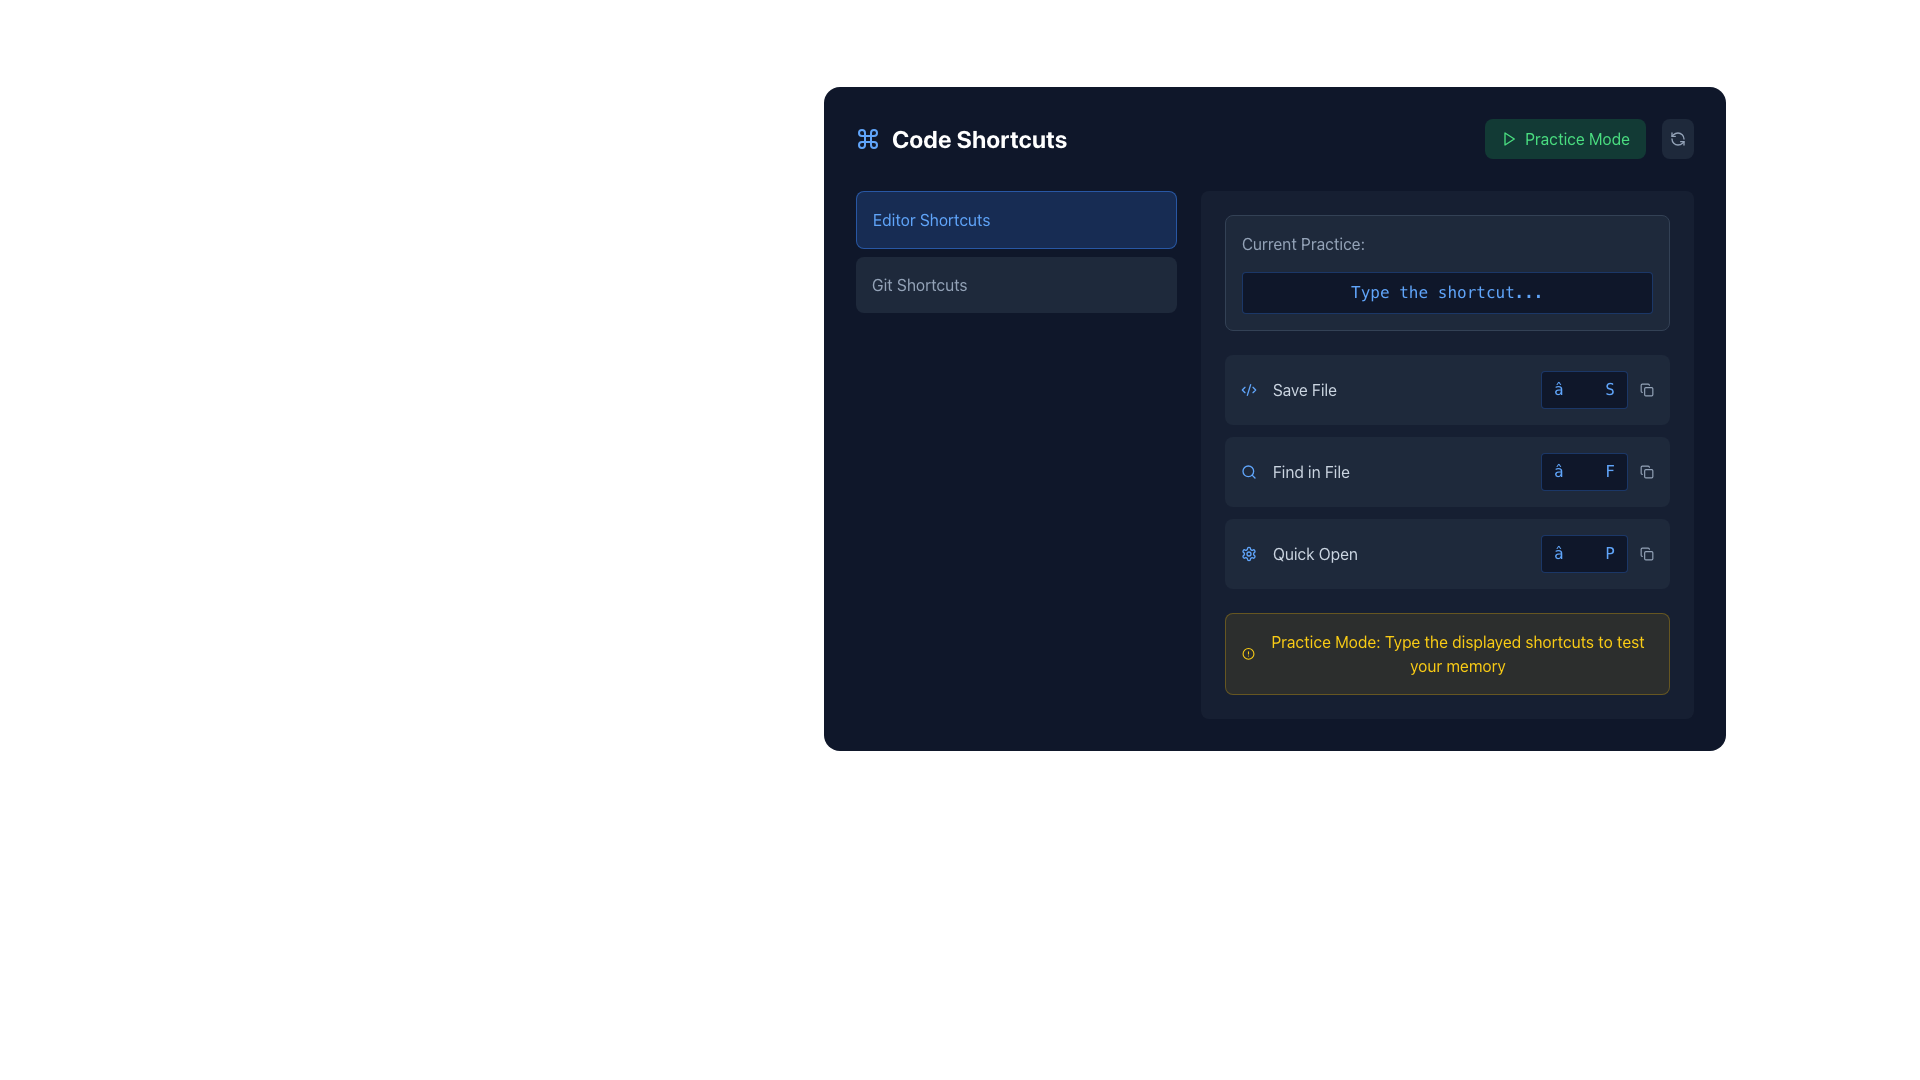  Describe the element at coordinates (1678, 137) in the screenshot. I see `the circular arrow icon located in the top right corner of the interface` at that location.